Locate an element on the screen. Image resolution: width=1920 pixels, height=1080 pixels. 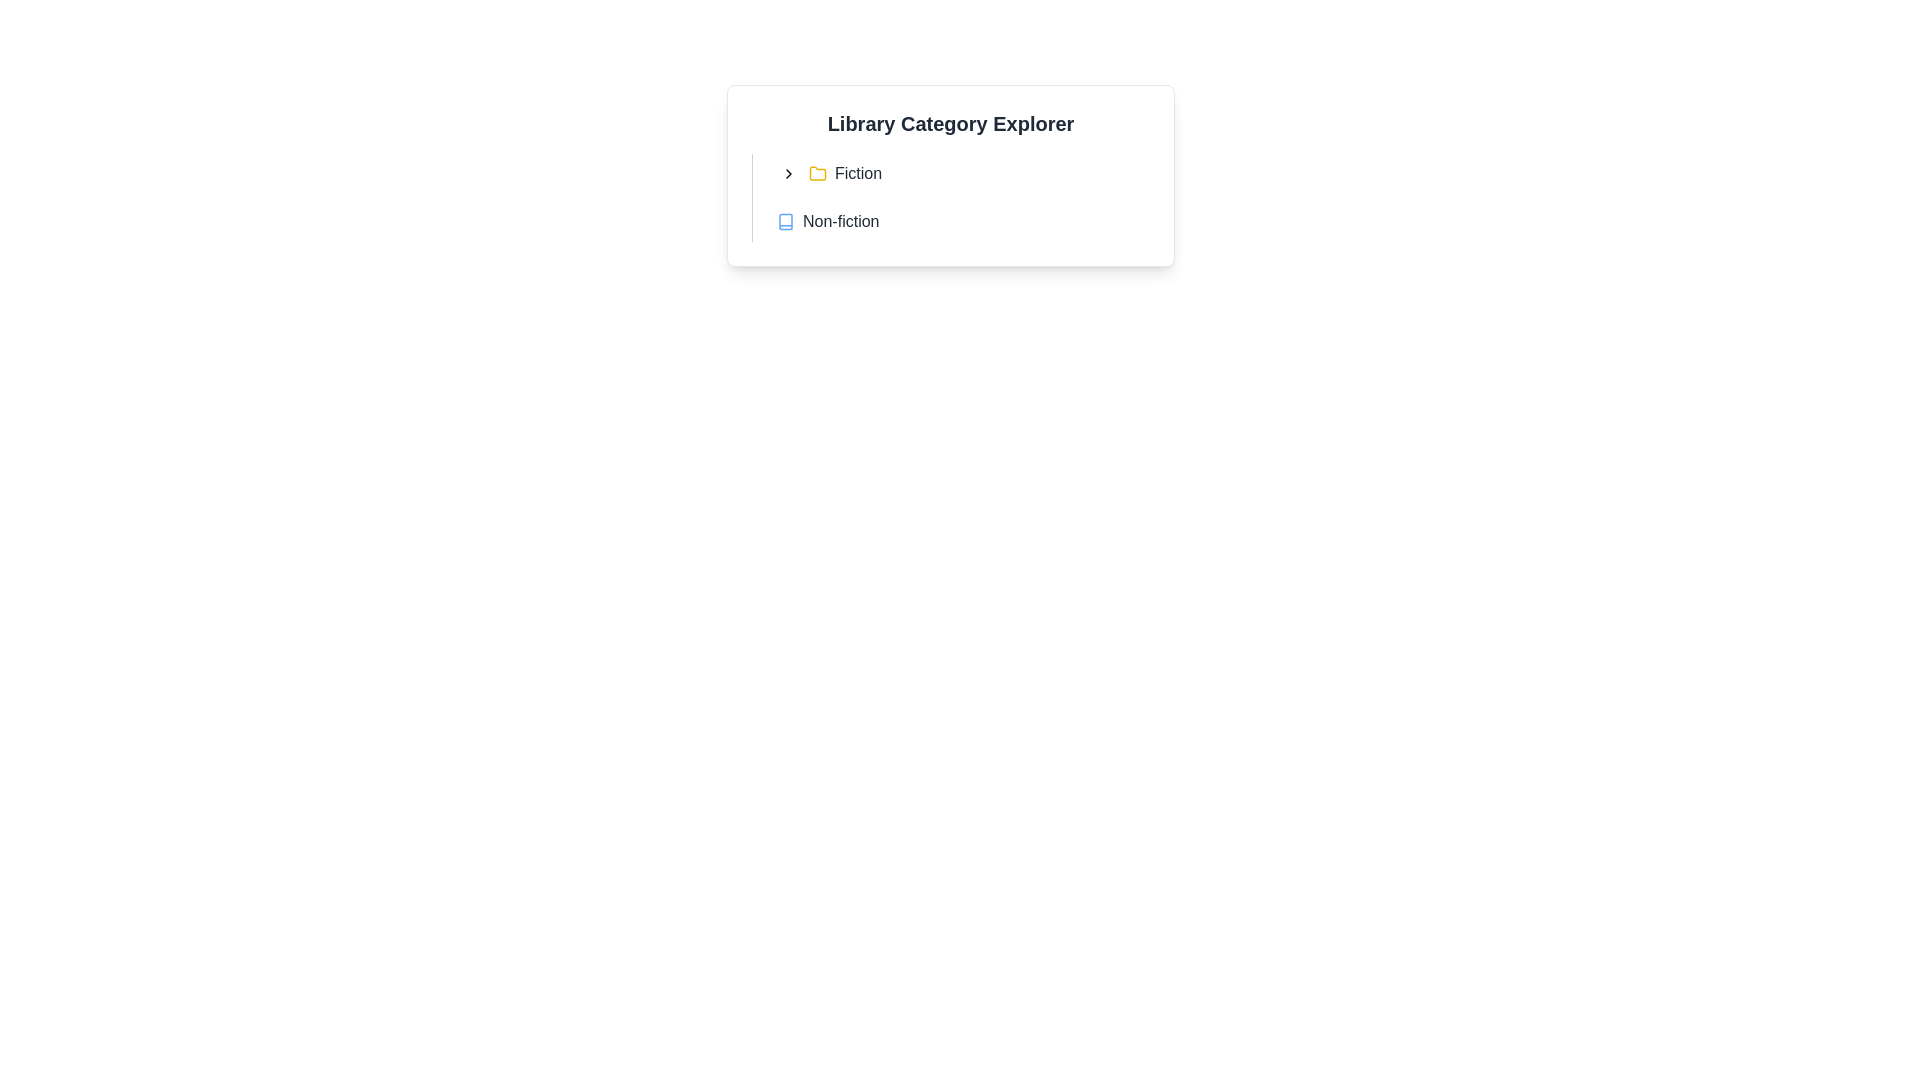
the 'Non-fiction' category icon located to the left of the 'Non-fiction' text label is located at coordinates (785, 222).